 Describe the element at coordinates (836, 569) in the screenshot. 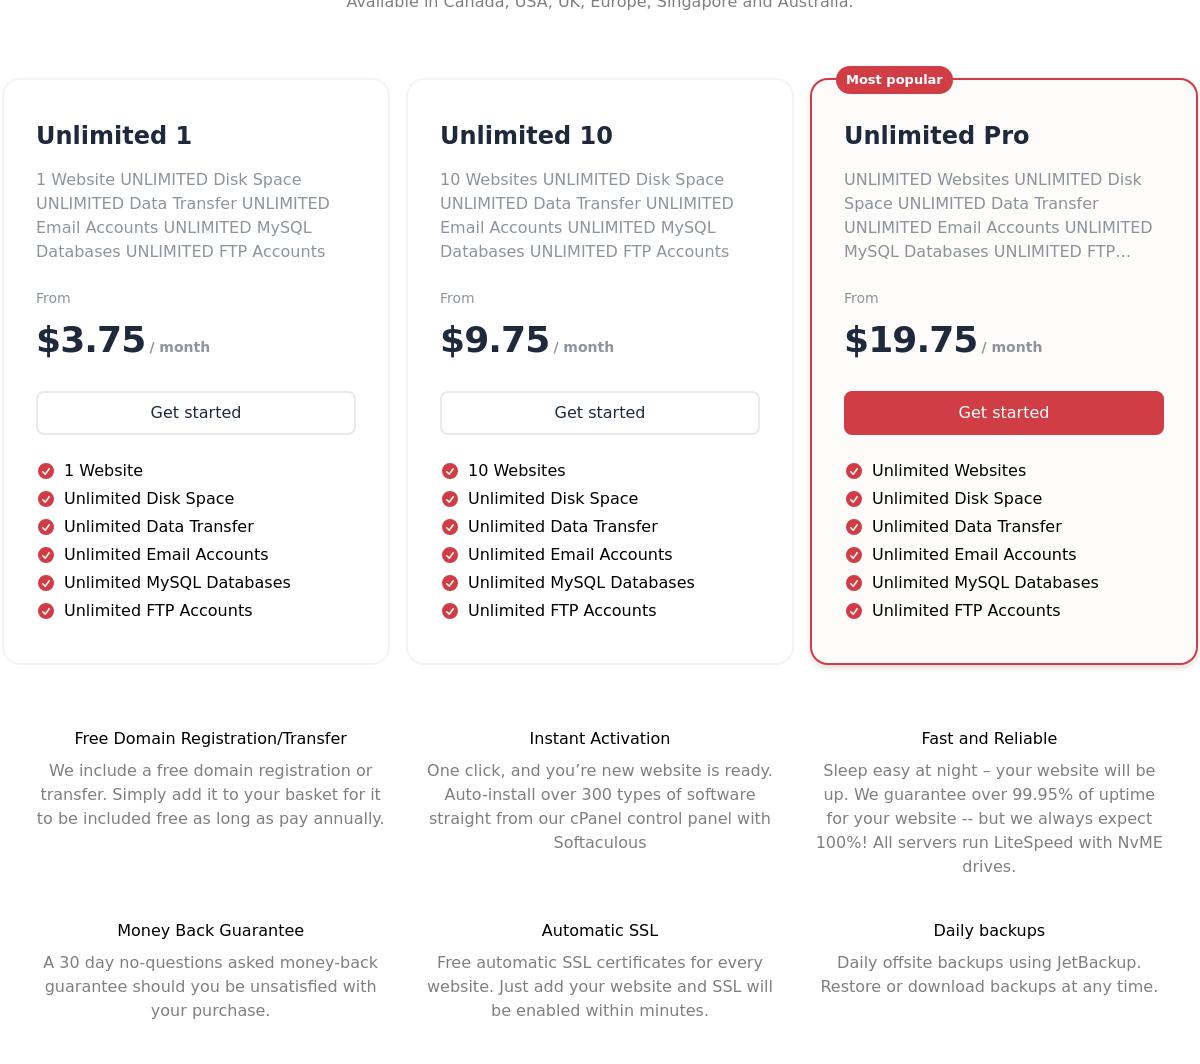

I see `'Company Details'` at that location.